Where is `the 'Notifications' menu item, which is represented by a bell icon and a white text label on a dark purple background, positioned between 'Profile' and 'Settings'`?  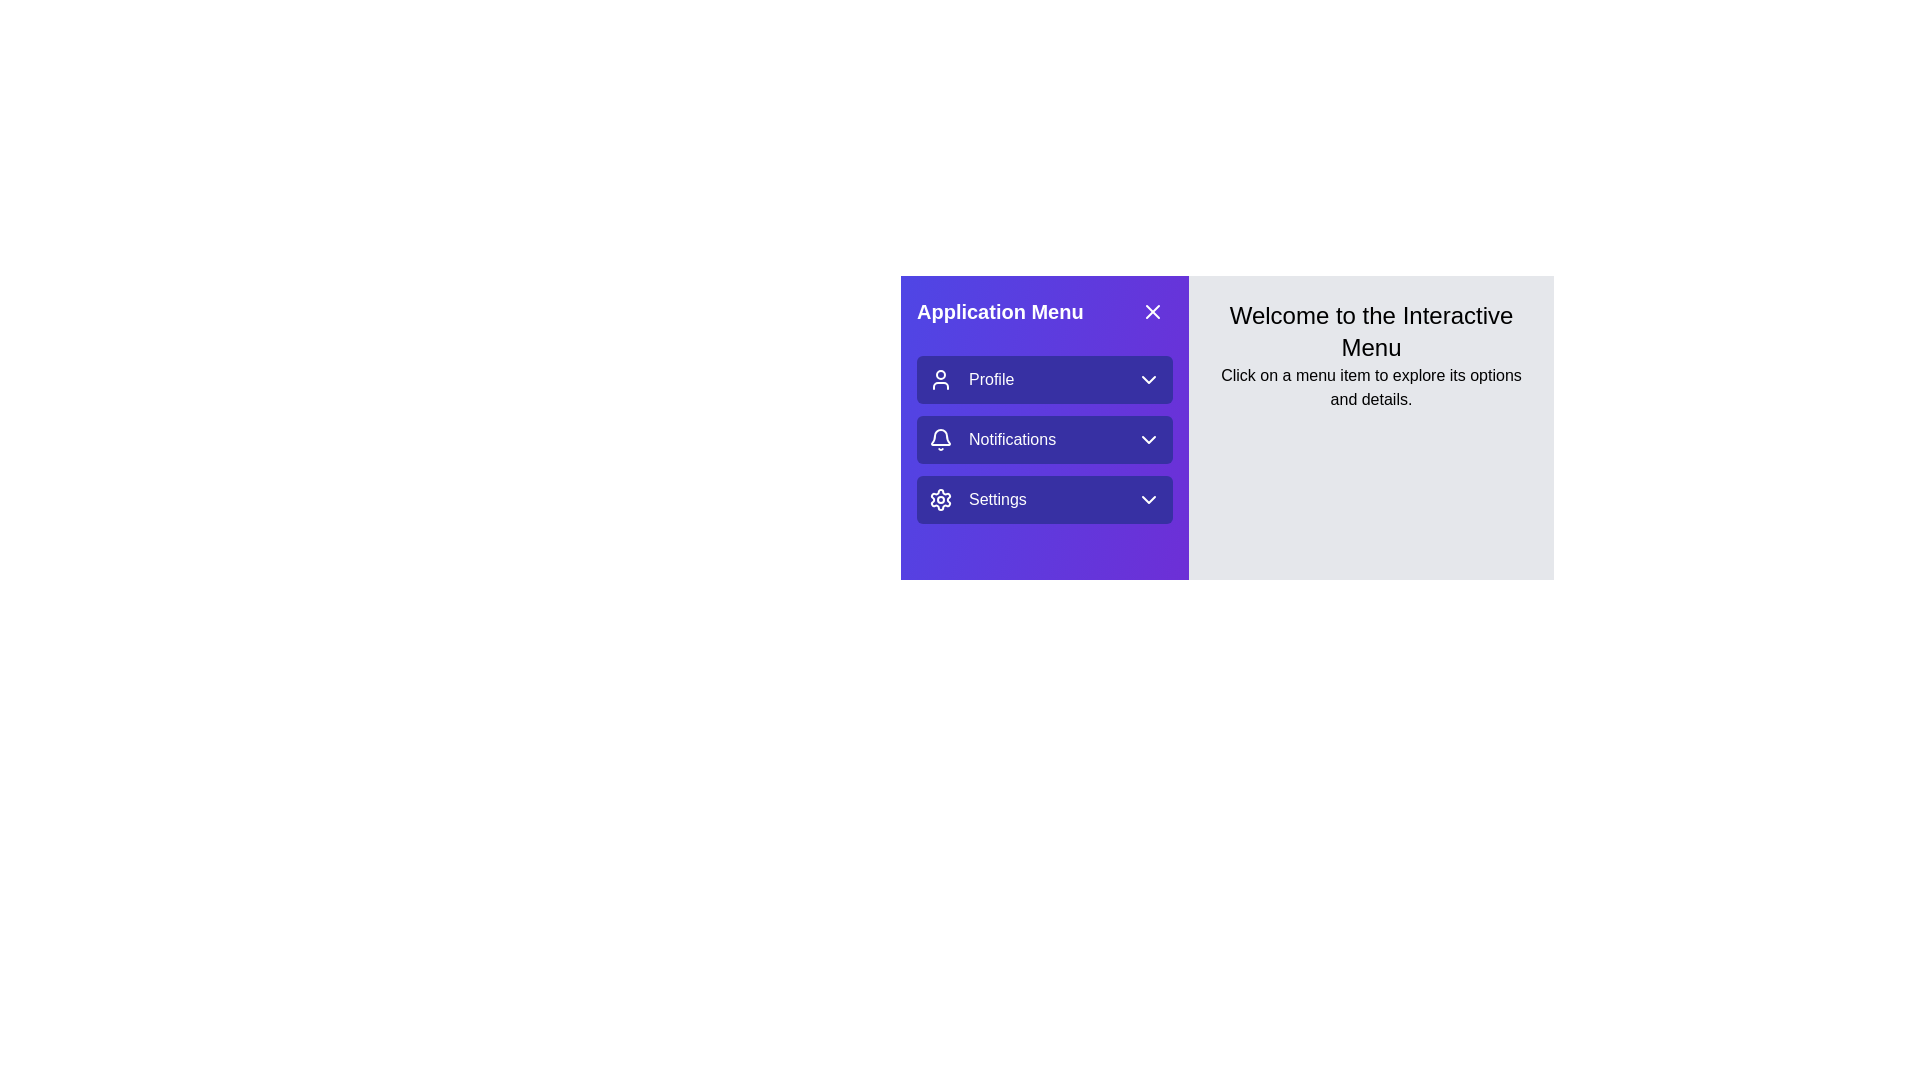
the 'Notifications' menu item, which is represented by a bell icon and a white text label on a dark purple background, positioned between 'Profile' and 'Settings' is located at coordinates (992, 438).